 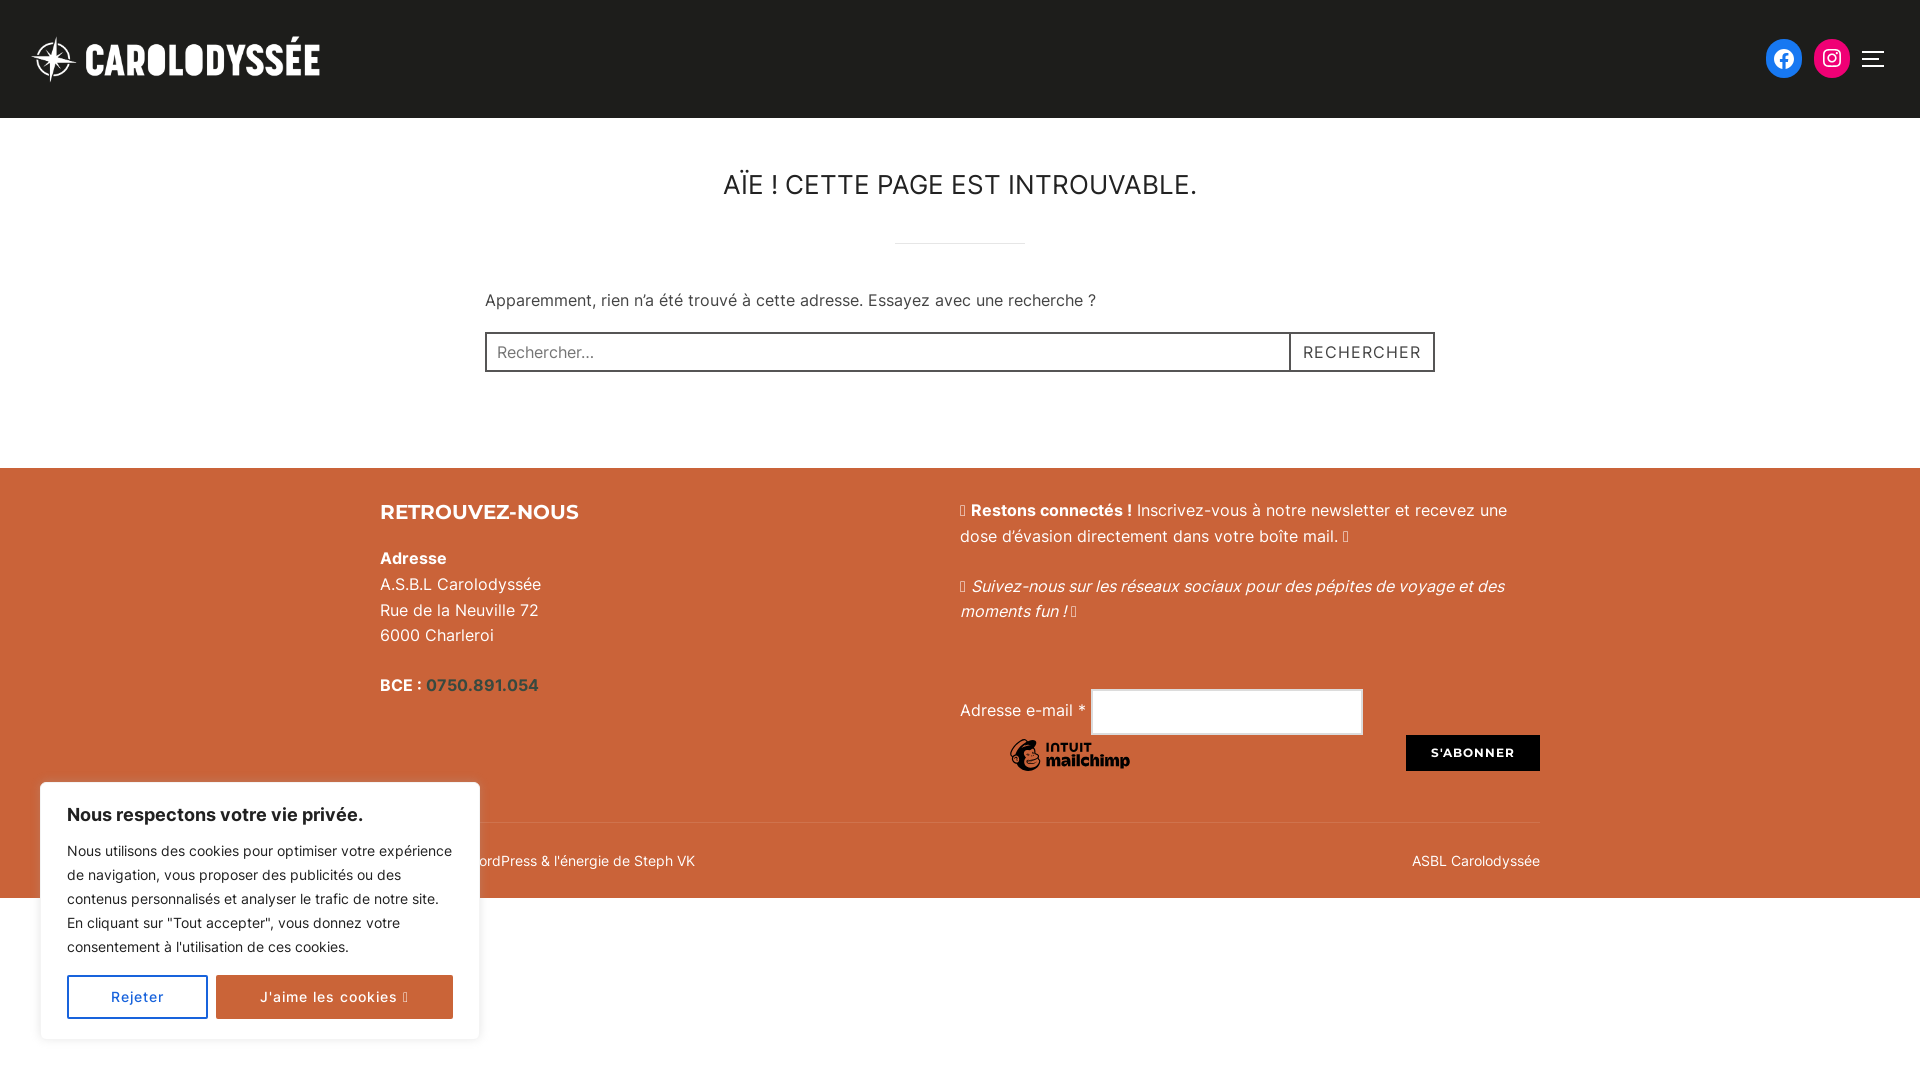 I want to click on 'Rejeter', so click(x=136, y=996).